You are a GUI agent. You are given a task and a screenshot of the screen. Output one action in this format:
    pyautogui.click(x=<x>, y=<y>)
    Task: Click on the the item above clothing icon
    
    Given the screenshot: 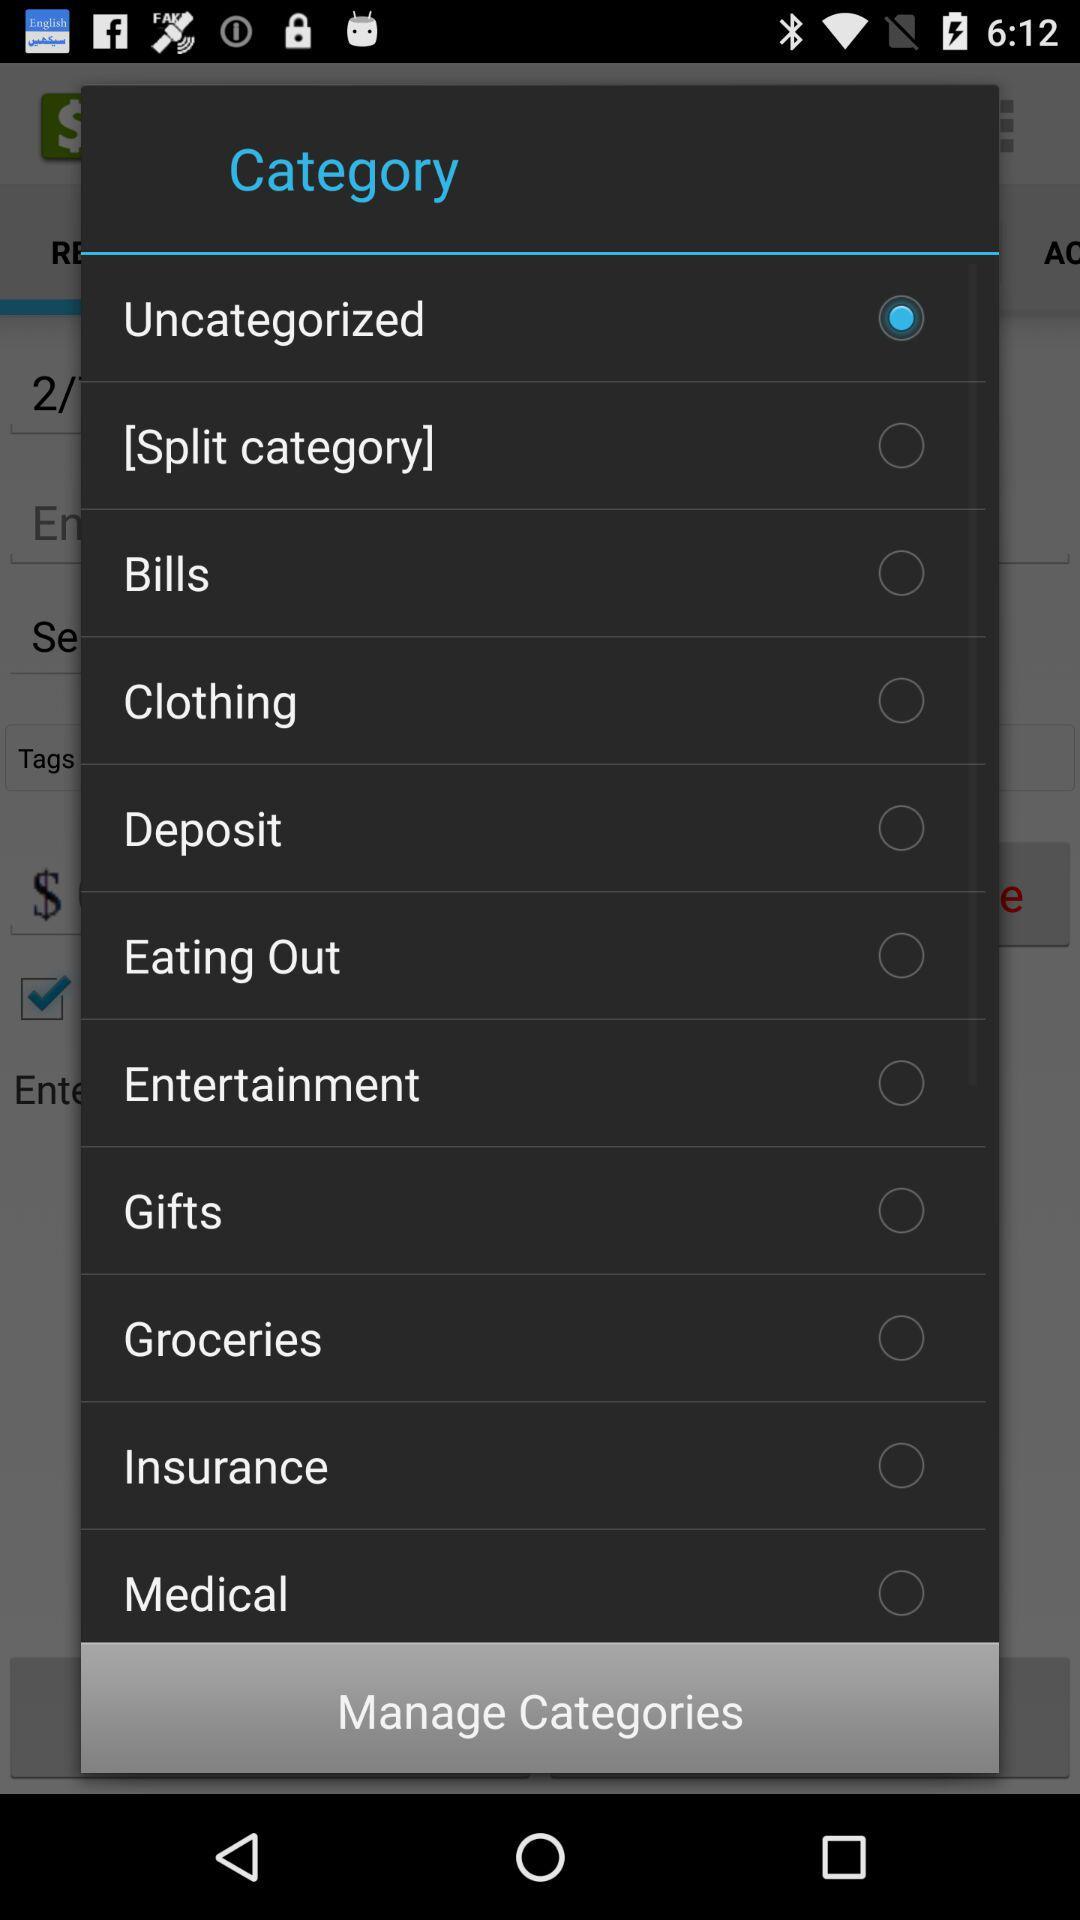 What is the action you would take?
    pyautogui.click(x=532, y=571)
    